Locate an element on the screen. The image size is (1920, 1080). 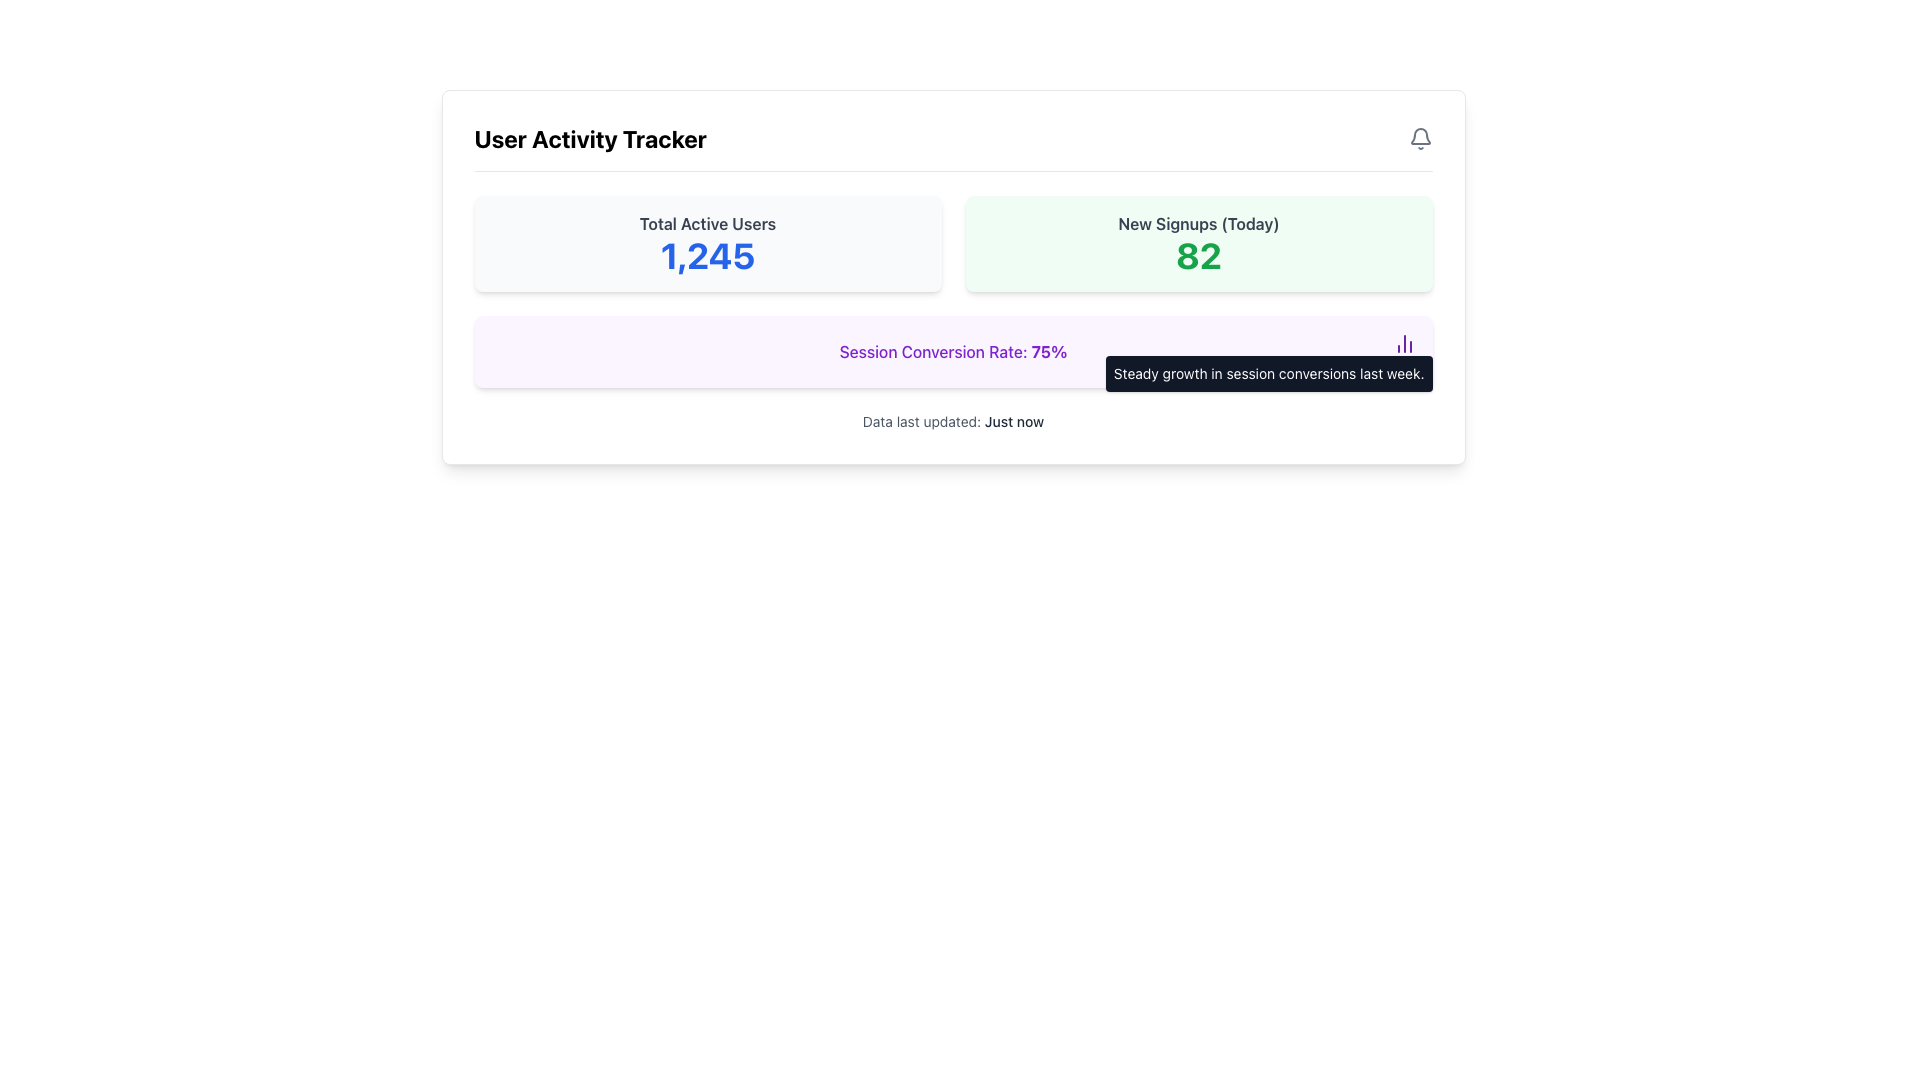
information displayed in the tooltip with the text 'Steady growth in session conversions last week.' which is located to the right side near the top of the card labeled 'Session Conversion Rate: 75%.' is located at coordinates (1268, 374).